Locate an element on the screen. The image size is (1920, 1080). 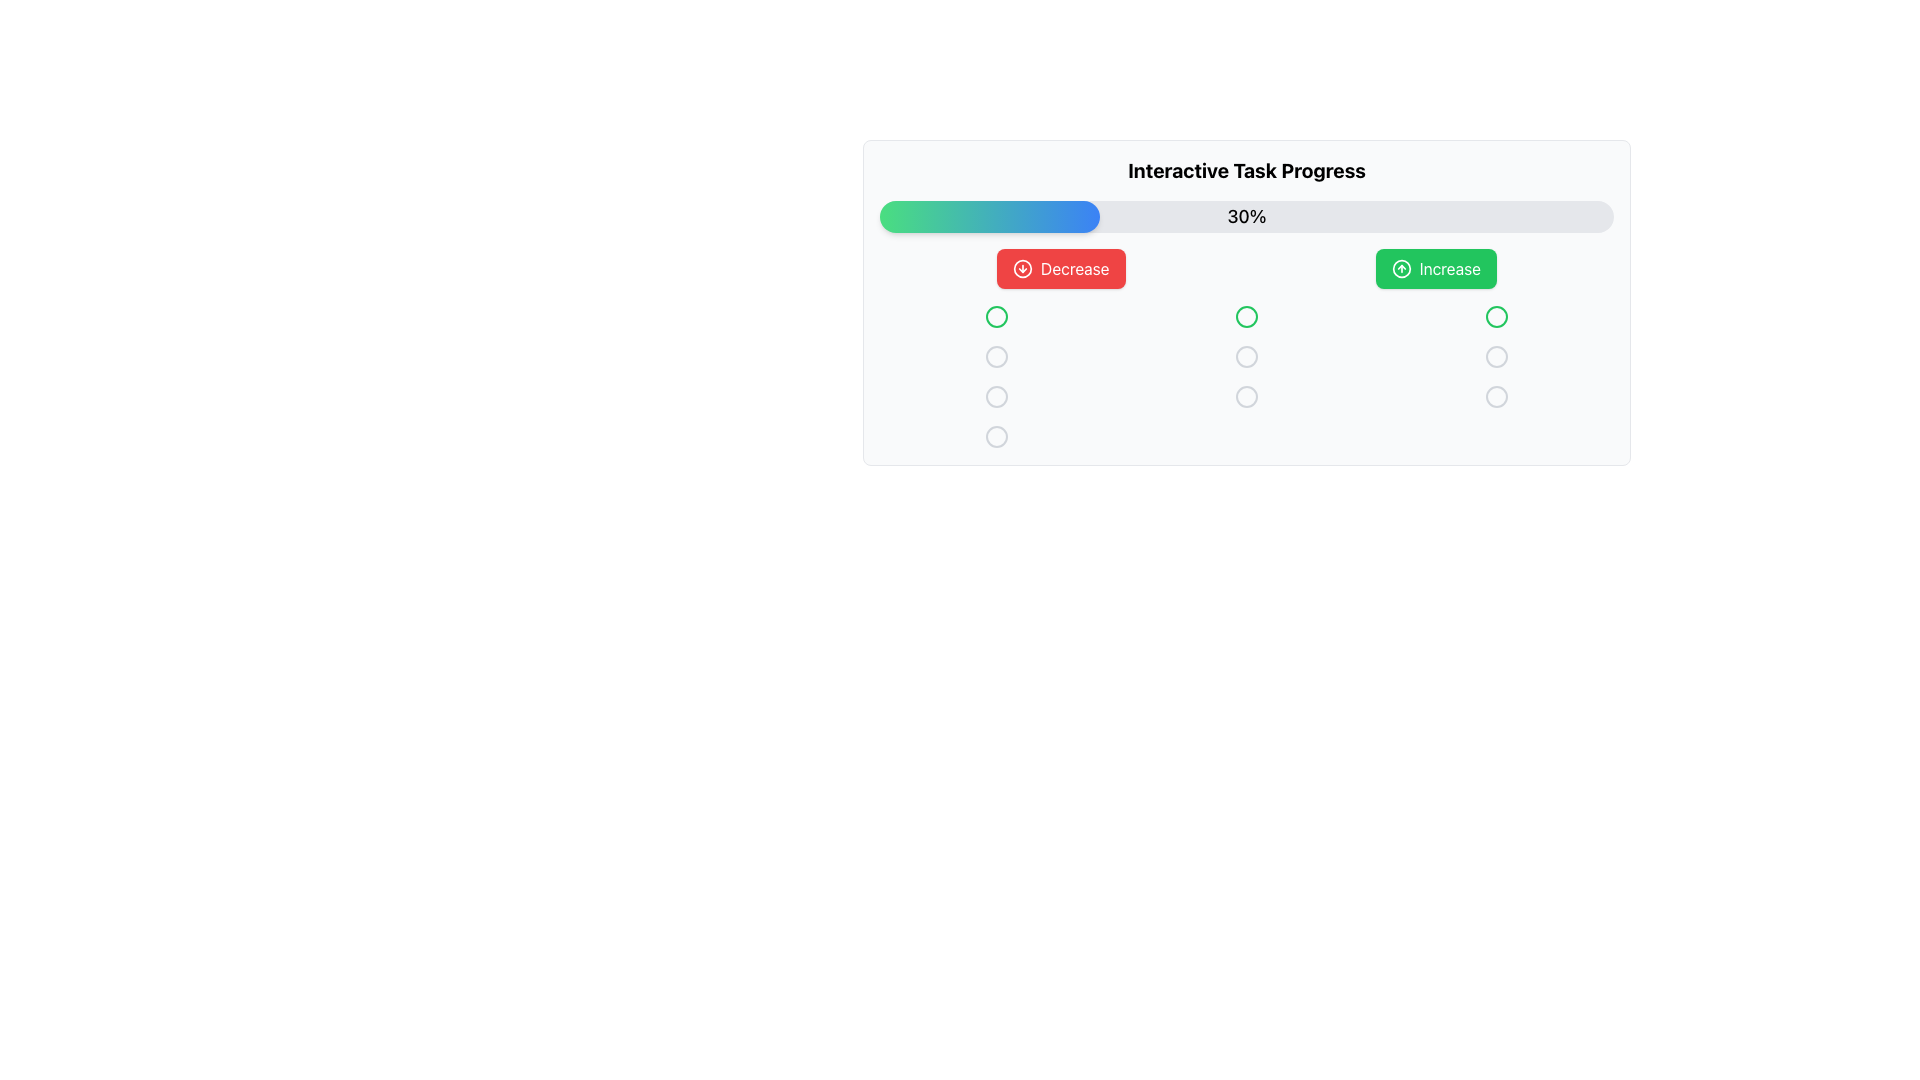
the informational Text Label that displays the current progress value of the progress bar, which is centrally located at the 30% mark of the progress bar is located at coordinates (1246, 216).